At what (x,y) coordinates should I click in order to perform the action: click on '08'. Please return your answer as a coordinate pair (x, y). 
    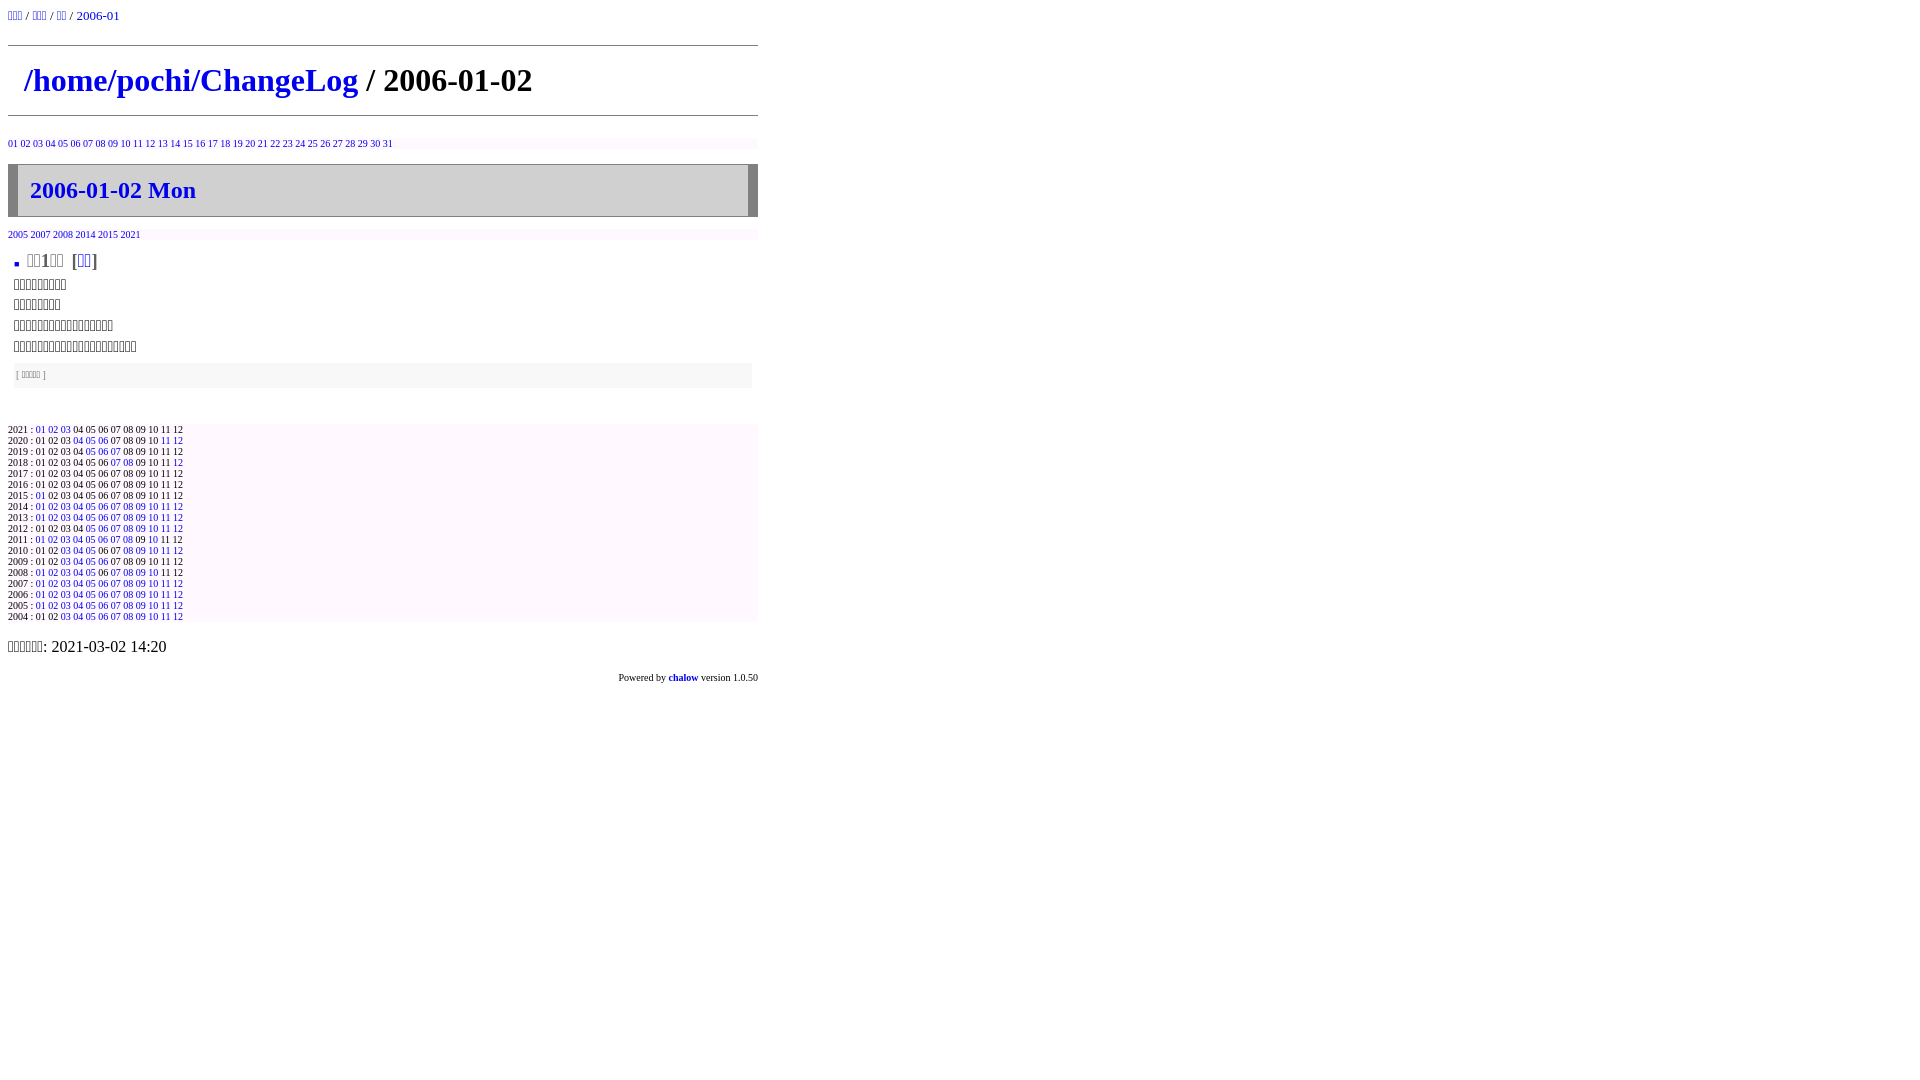
    Looking at the image, I should click on (99, 142).